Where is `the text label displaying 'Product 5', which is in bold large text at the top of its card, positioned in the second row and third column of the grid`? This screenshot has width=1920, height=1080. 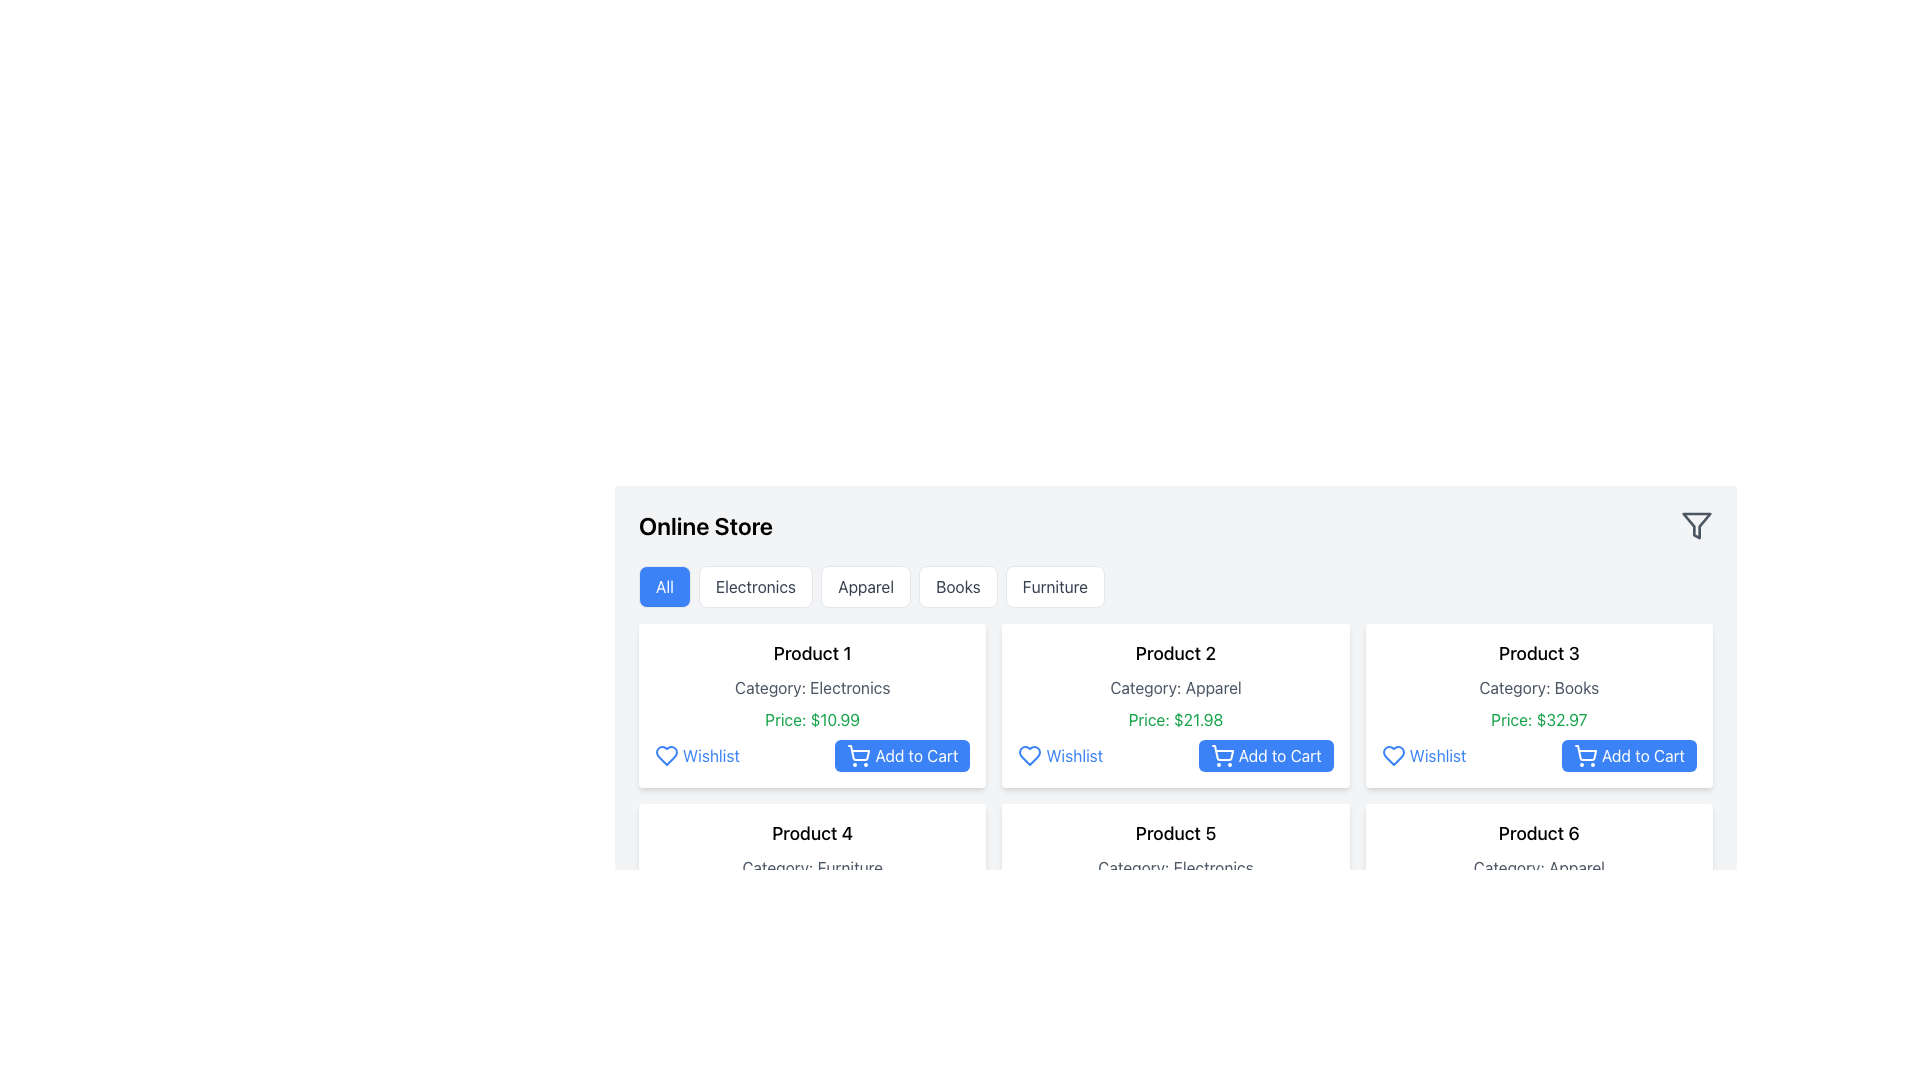
the text label displaying 'Product 5', which is in bold large text at the top of its card, positioned in the second row and third column of the grid is located at coordinates (1176, 833).